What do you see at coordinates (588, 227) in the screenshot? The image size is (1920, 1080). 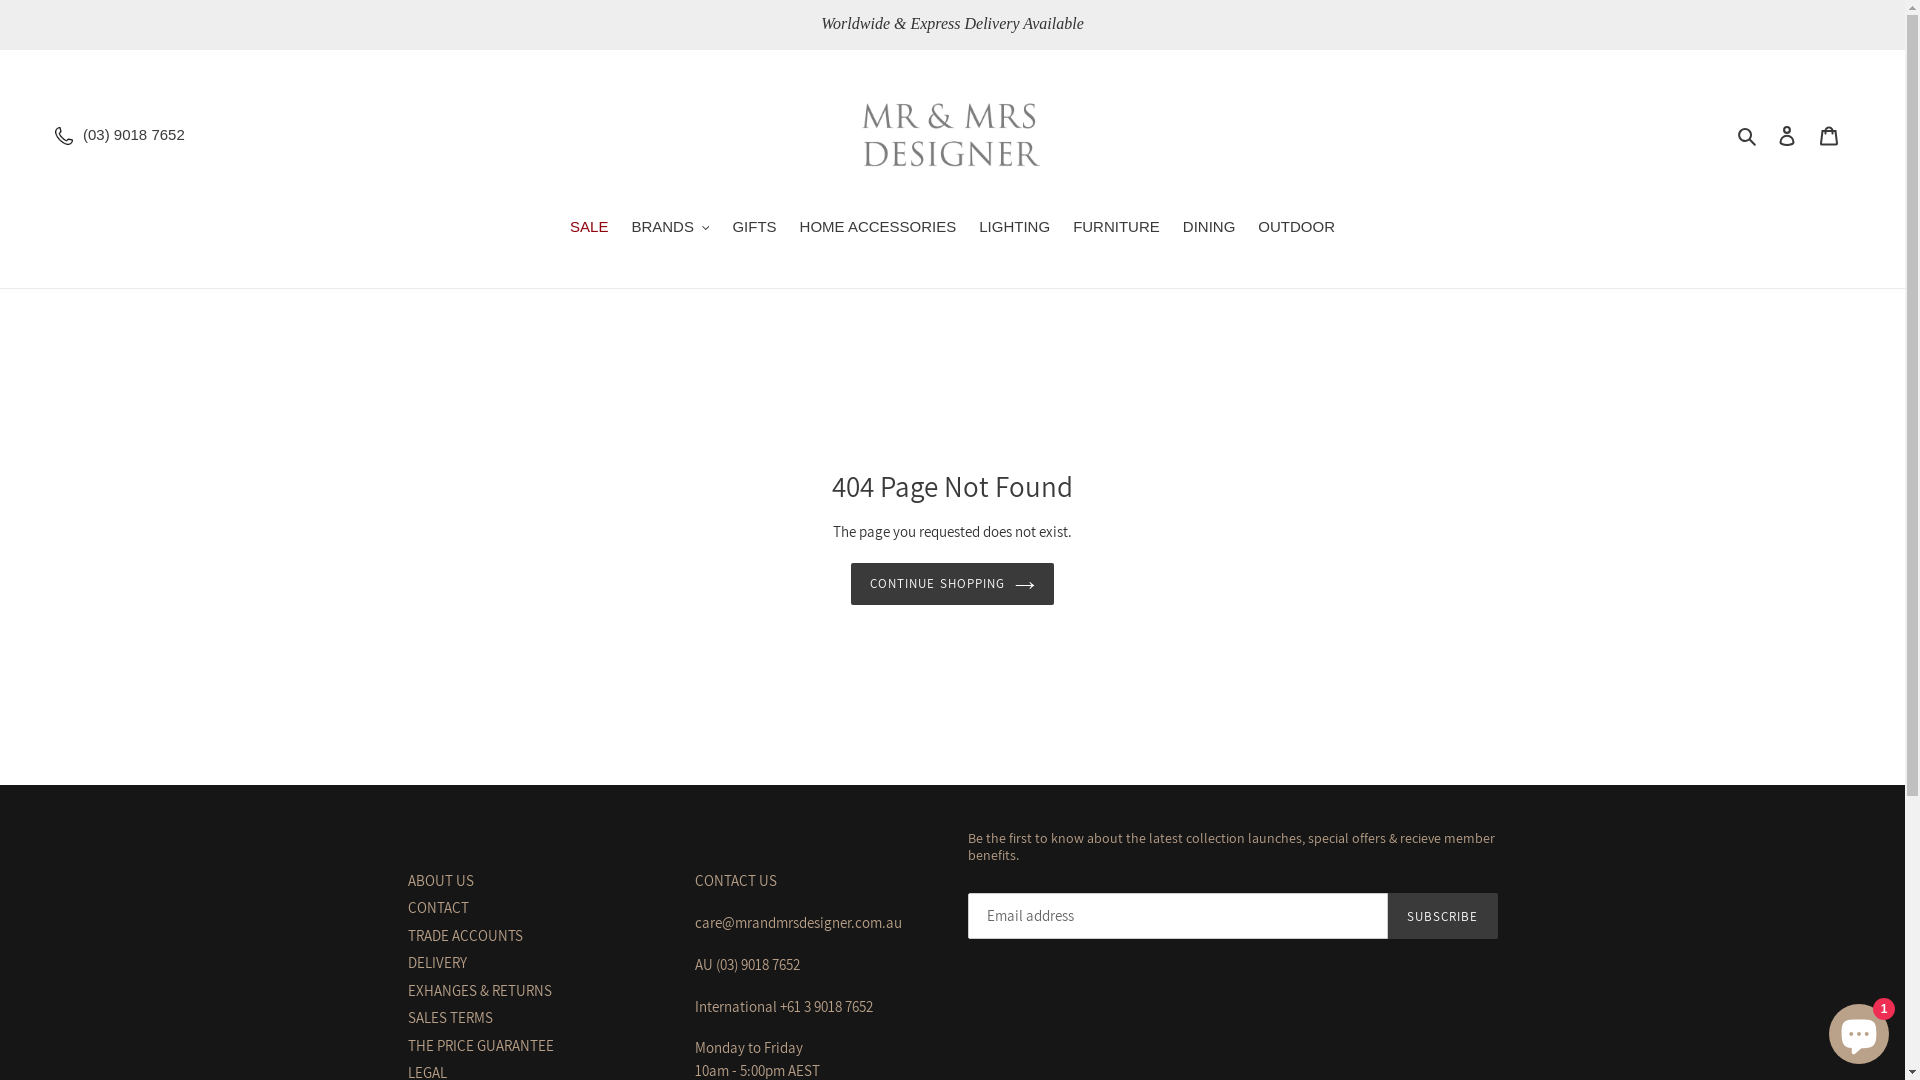 I see `'SALE'` at bounding box center [588, 227].